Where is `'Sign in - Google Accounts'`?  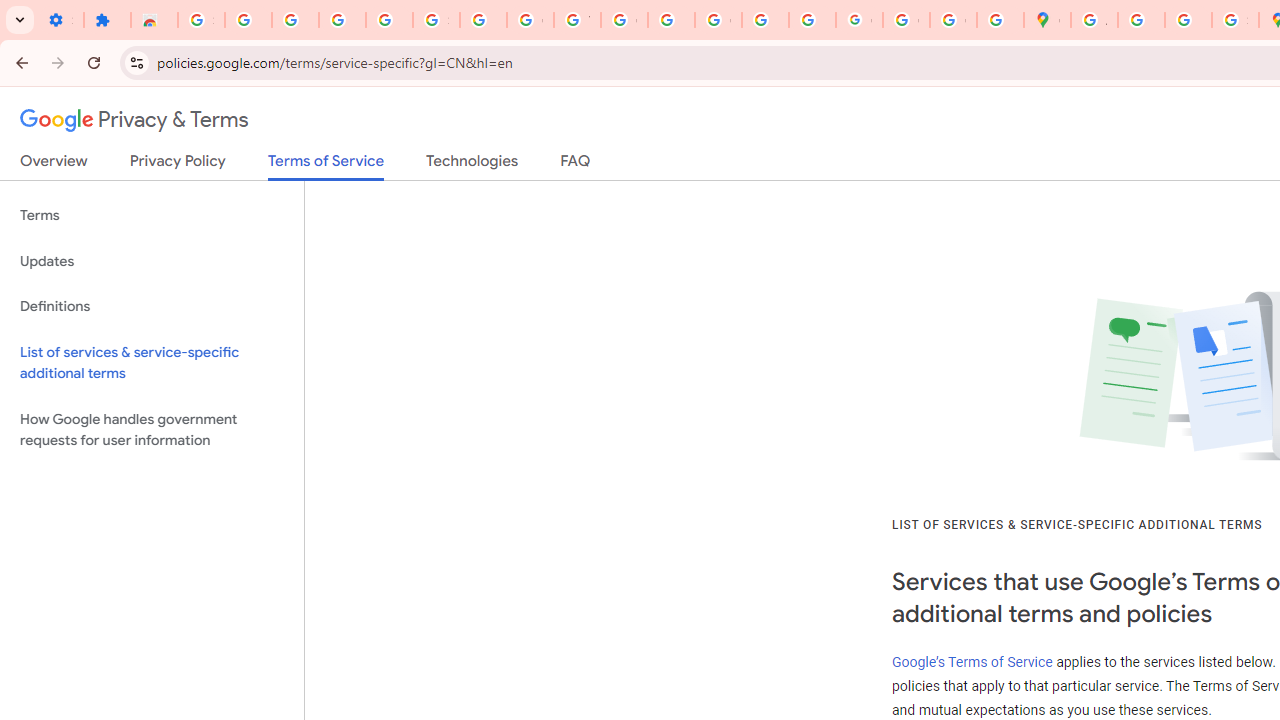
'Sign in - Google Accounts' is located at coordinates (201, 20).